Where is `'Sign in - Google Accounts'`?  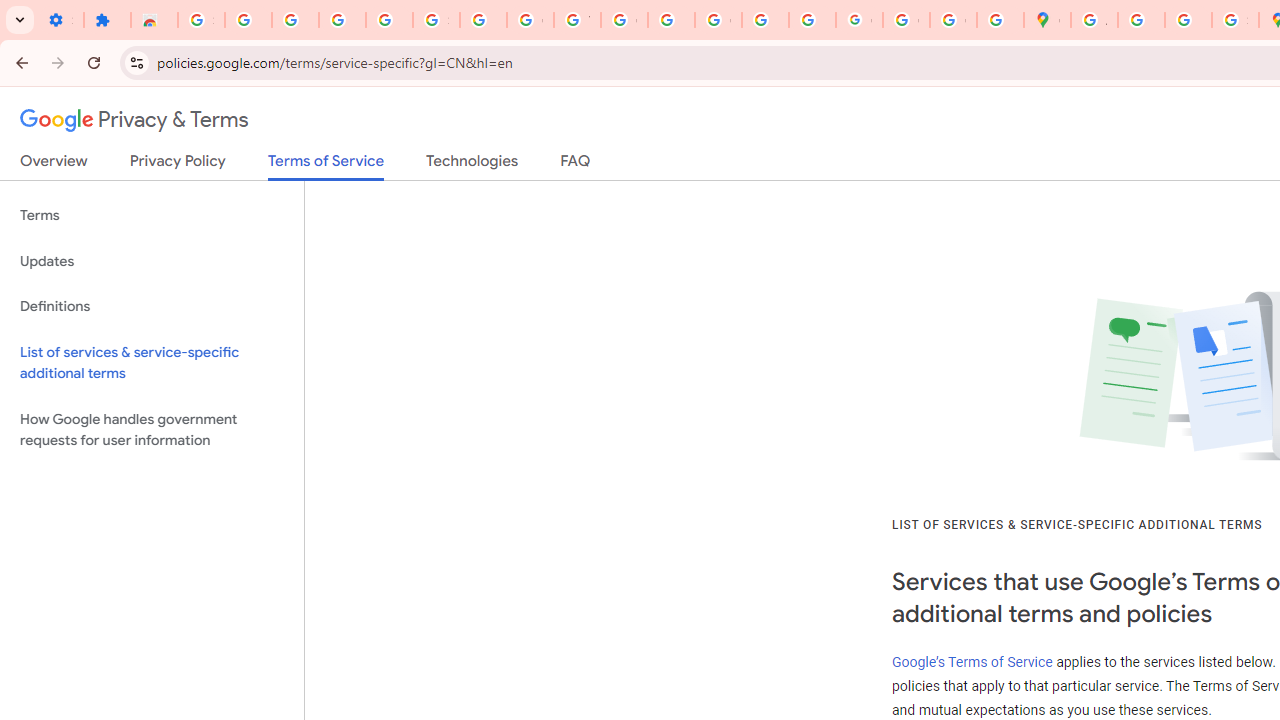
'Sign in - Google Accounts' is located at coordinates (201, 20).